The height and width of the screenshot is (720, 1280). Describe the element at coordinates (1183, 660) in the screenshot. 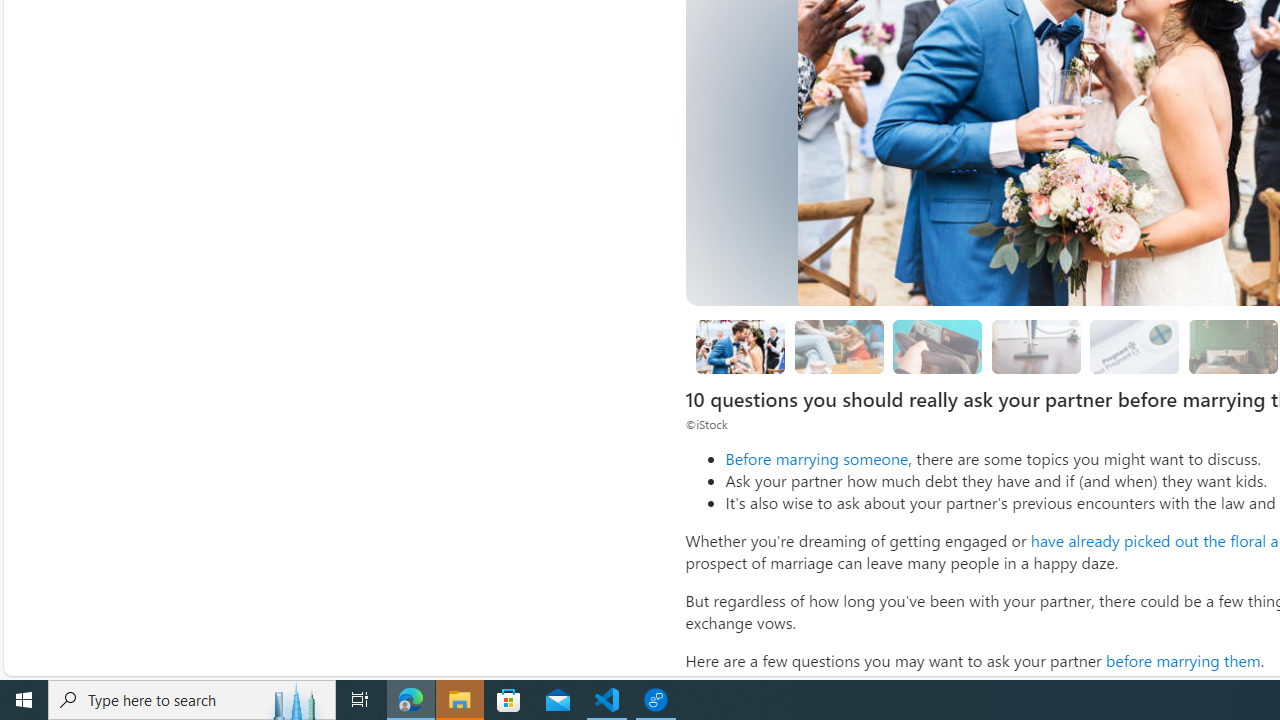

I see `'before marrying them'` at that location.